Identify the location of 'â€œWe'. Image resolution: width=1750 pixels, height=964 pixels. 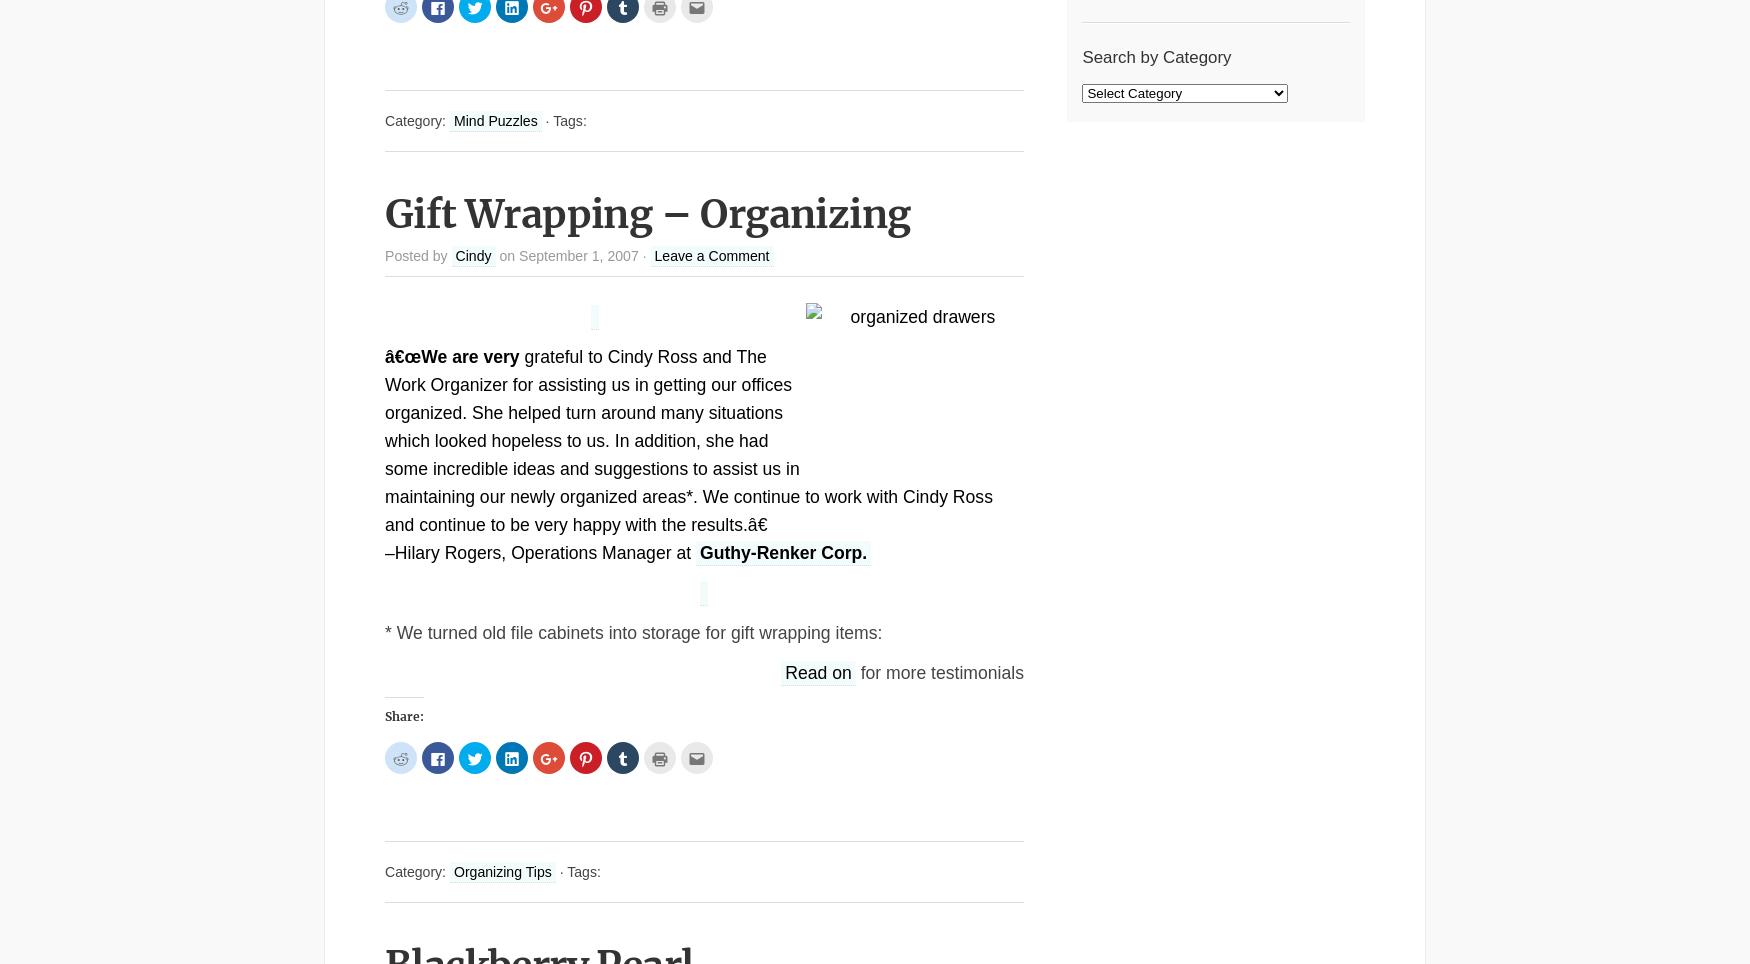
(414, 355).